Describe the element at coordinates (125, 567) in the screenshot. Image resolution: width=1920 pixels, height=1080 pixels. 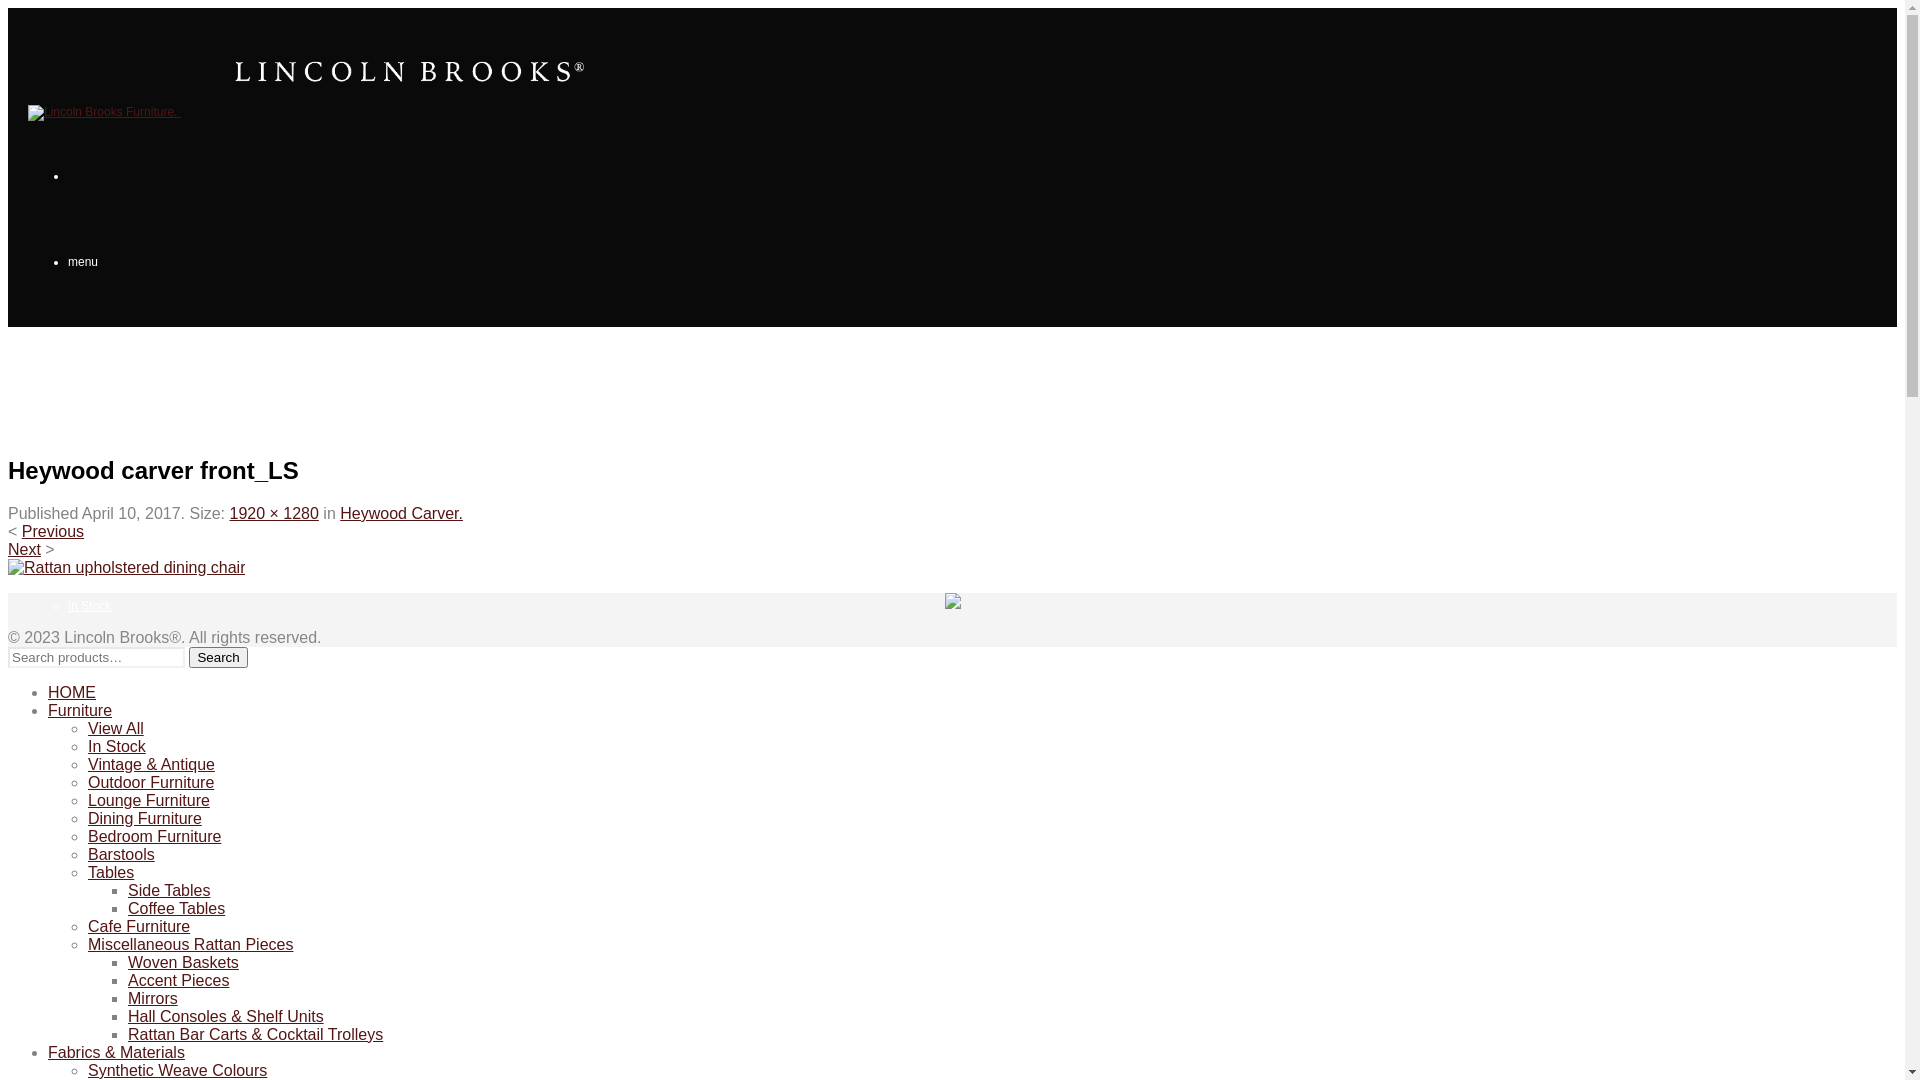
I see `'Heywood carver front_LS'` at that location.